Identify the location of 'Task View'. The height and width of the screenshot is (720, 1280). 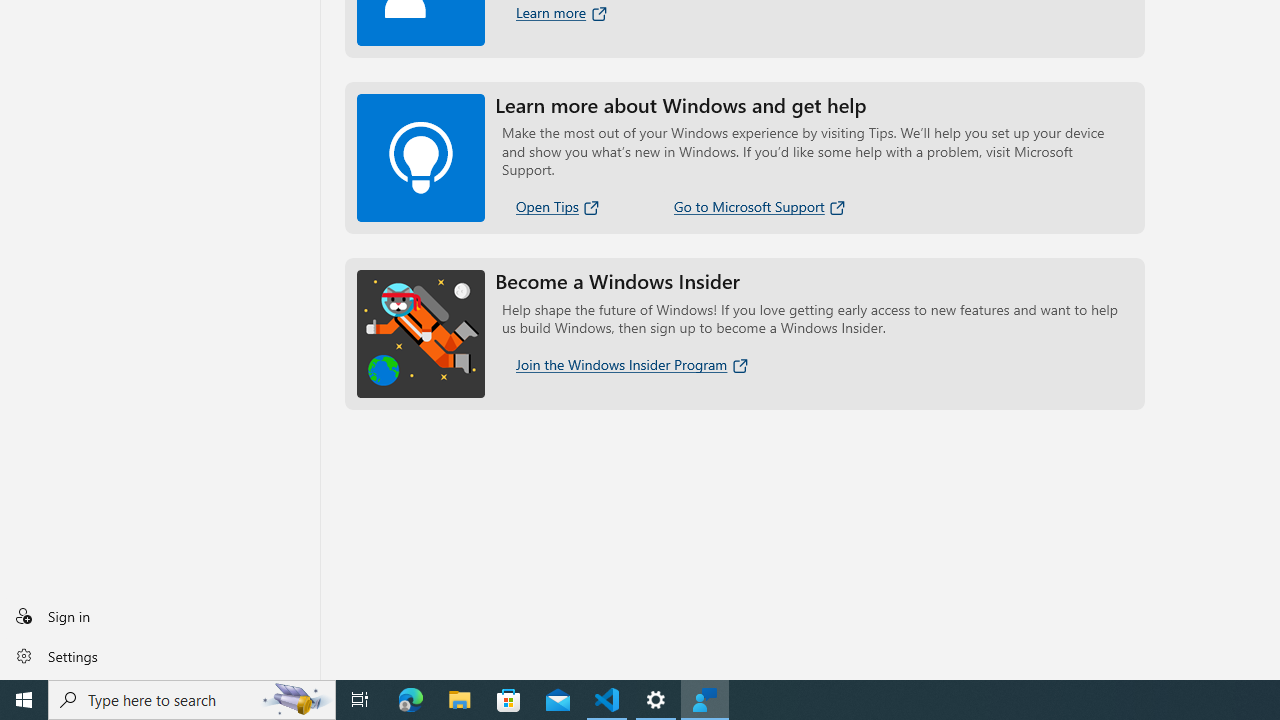
(359, 698).